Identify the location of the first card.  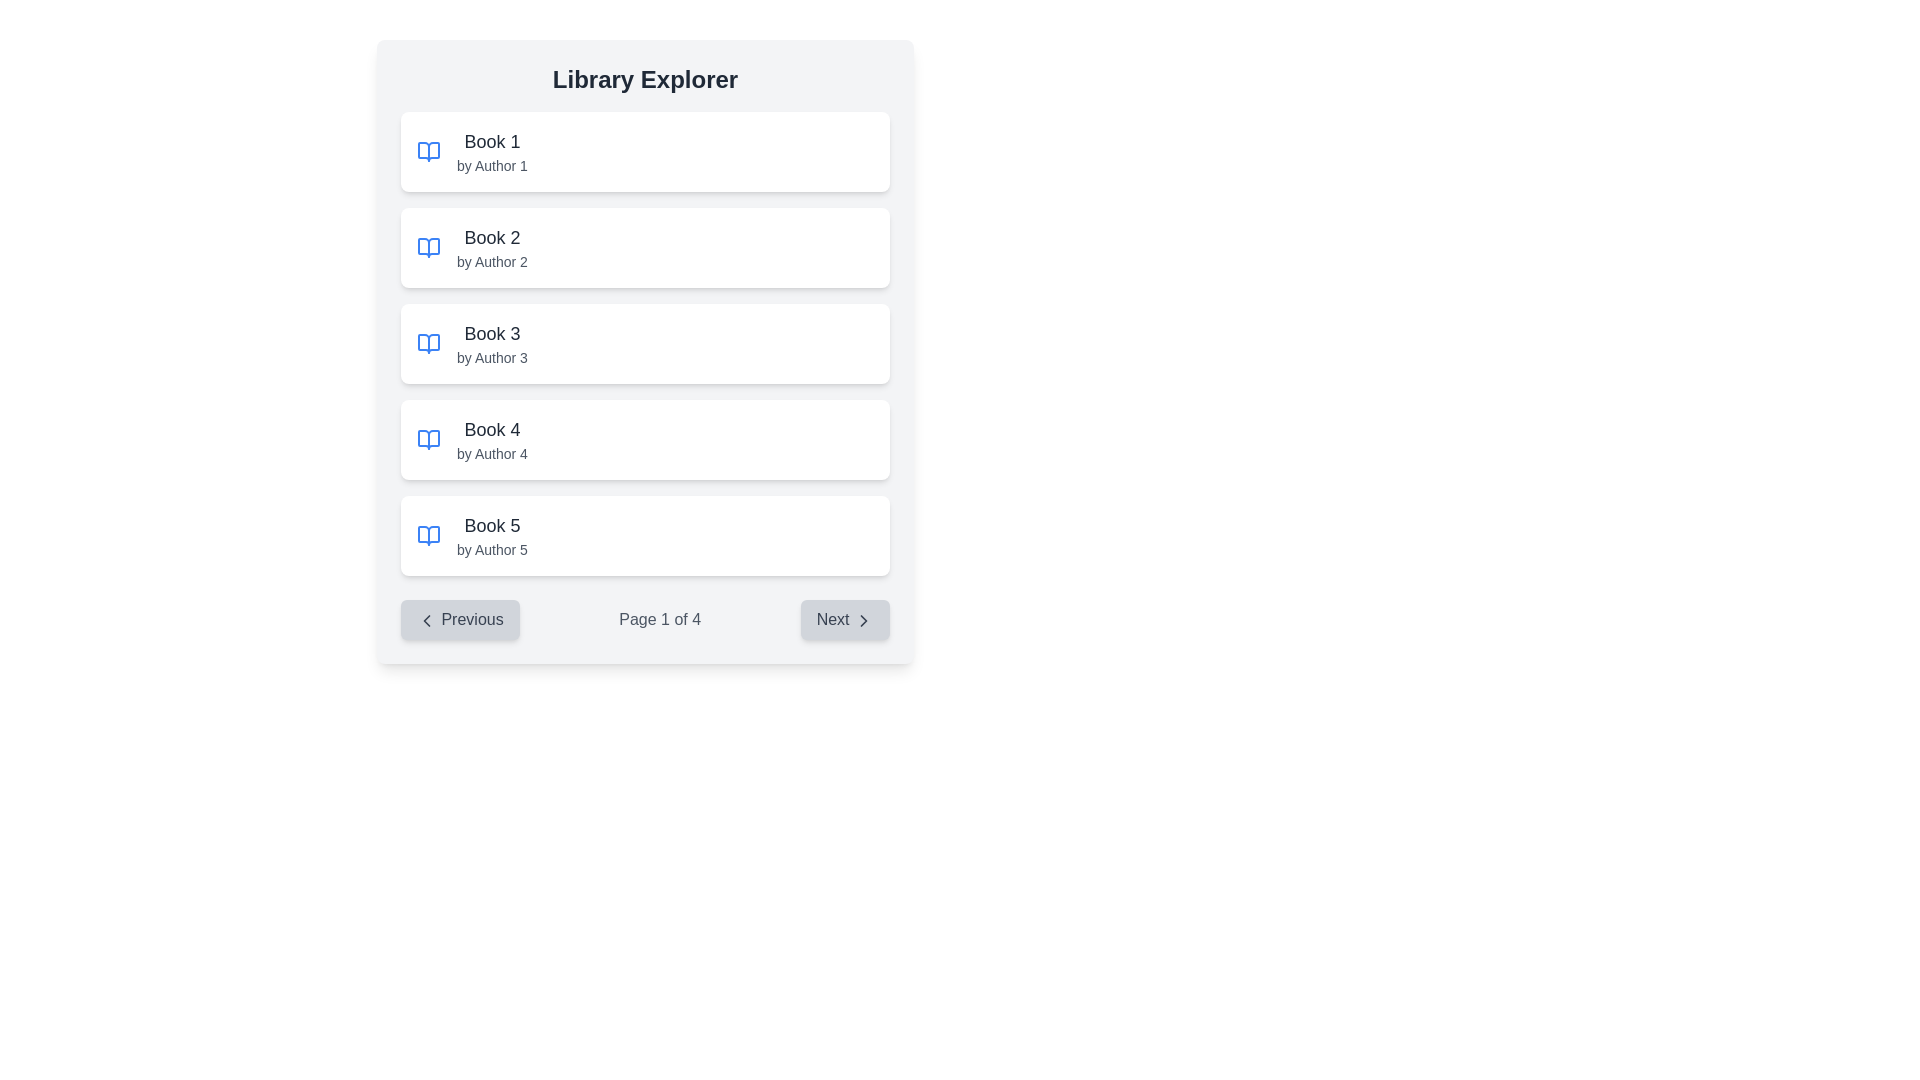
(645, 150).